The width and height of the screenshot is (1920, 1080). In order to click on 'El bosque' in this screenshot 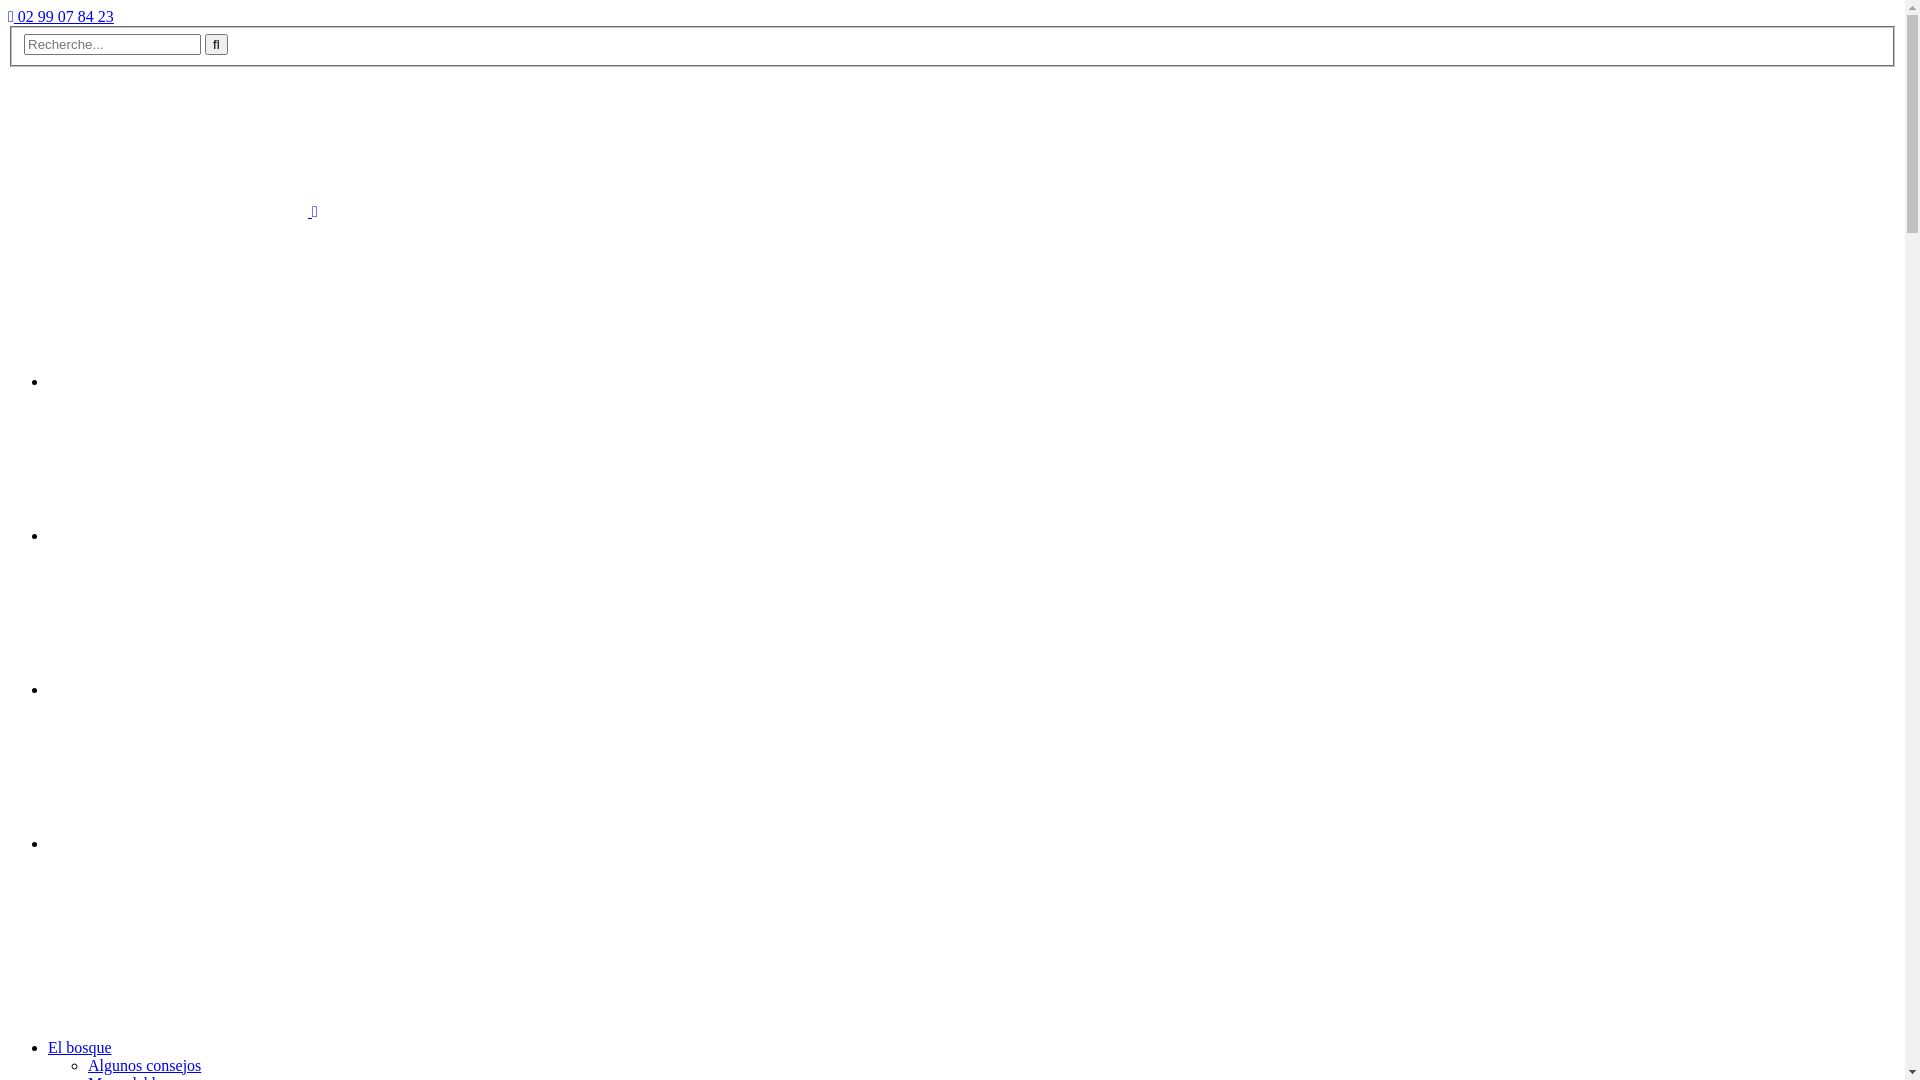, I will do `click(80, 1046)`.